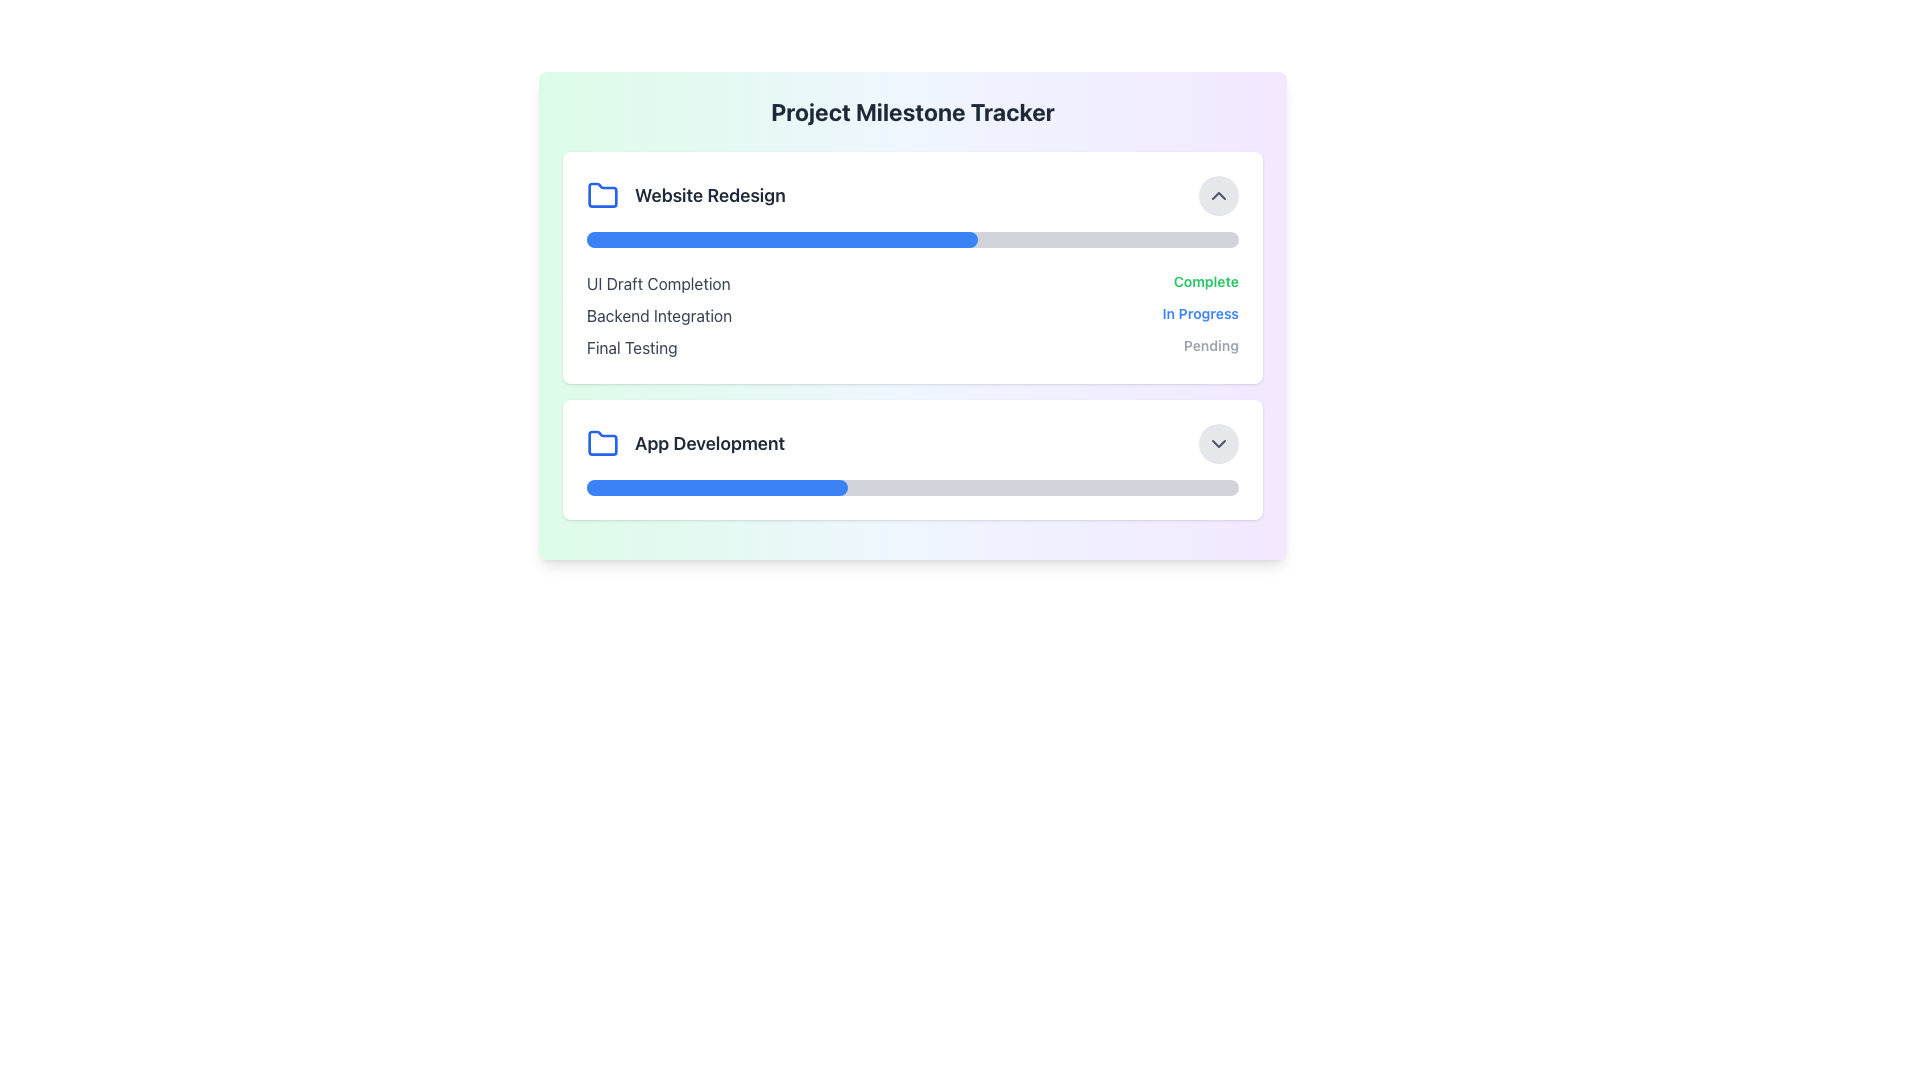  What do you see at coordinates (1205, 238) in the screenshot?
I see `the progress bar` at bounding box center [1205, 238].